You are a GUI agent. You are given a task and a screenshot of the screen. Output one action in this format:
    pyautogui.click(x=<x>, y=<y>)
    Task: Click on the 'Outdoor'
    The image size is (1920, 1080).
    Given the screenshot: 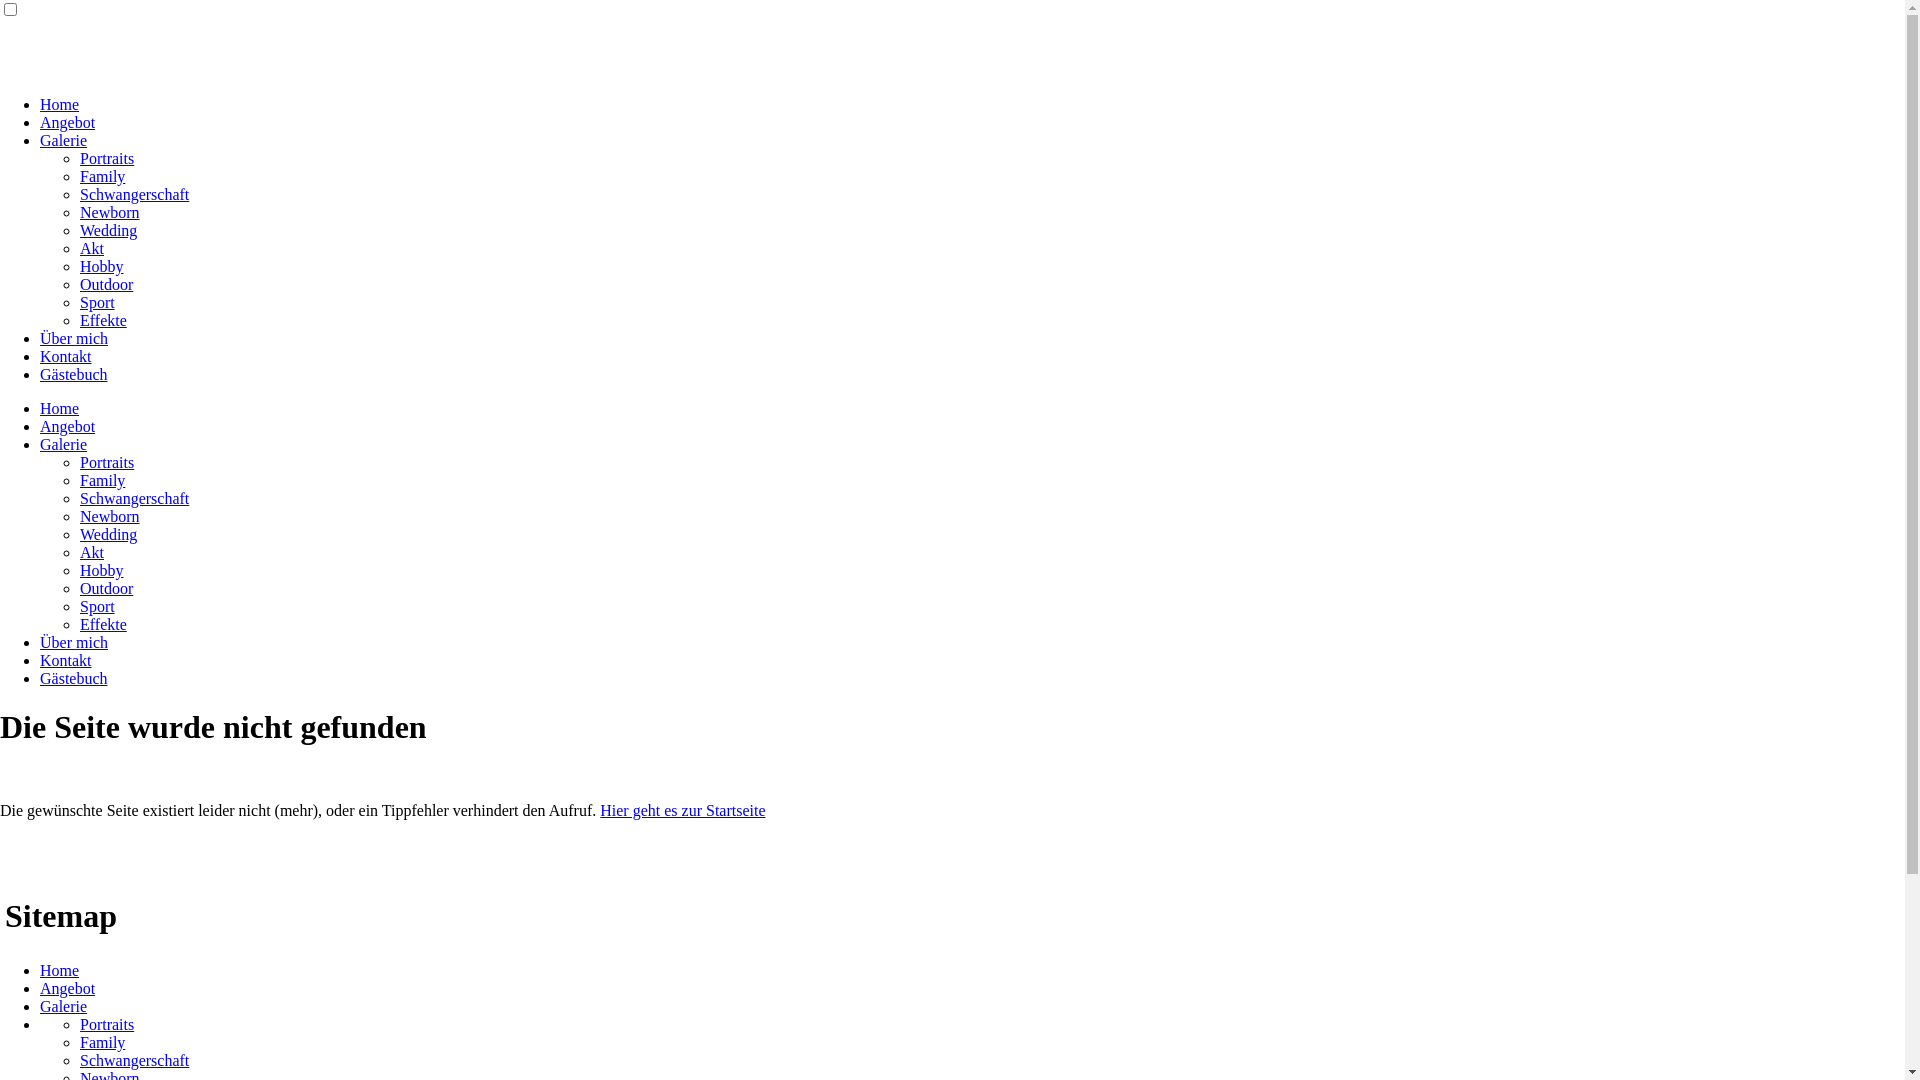 What is the action you would take?
    pyautogui.click(x=105, y=587)
    